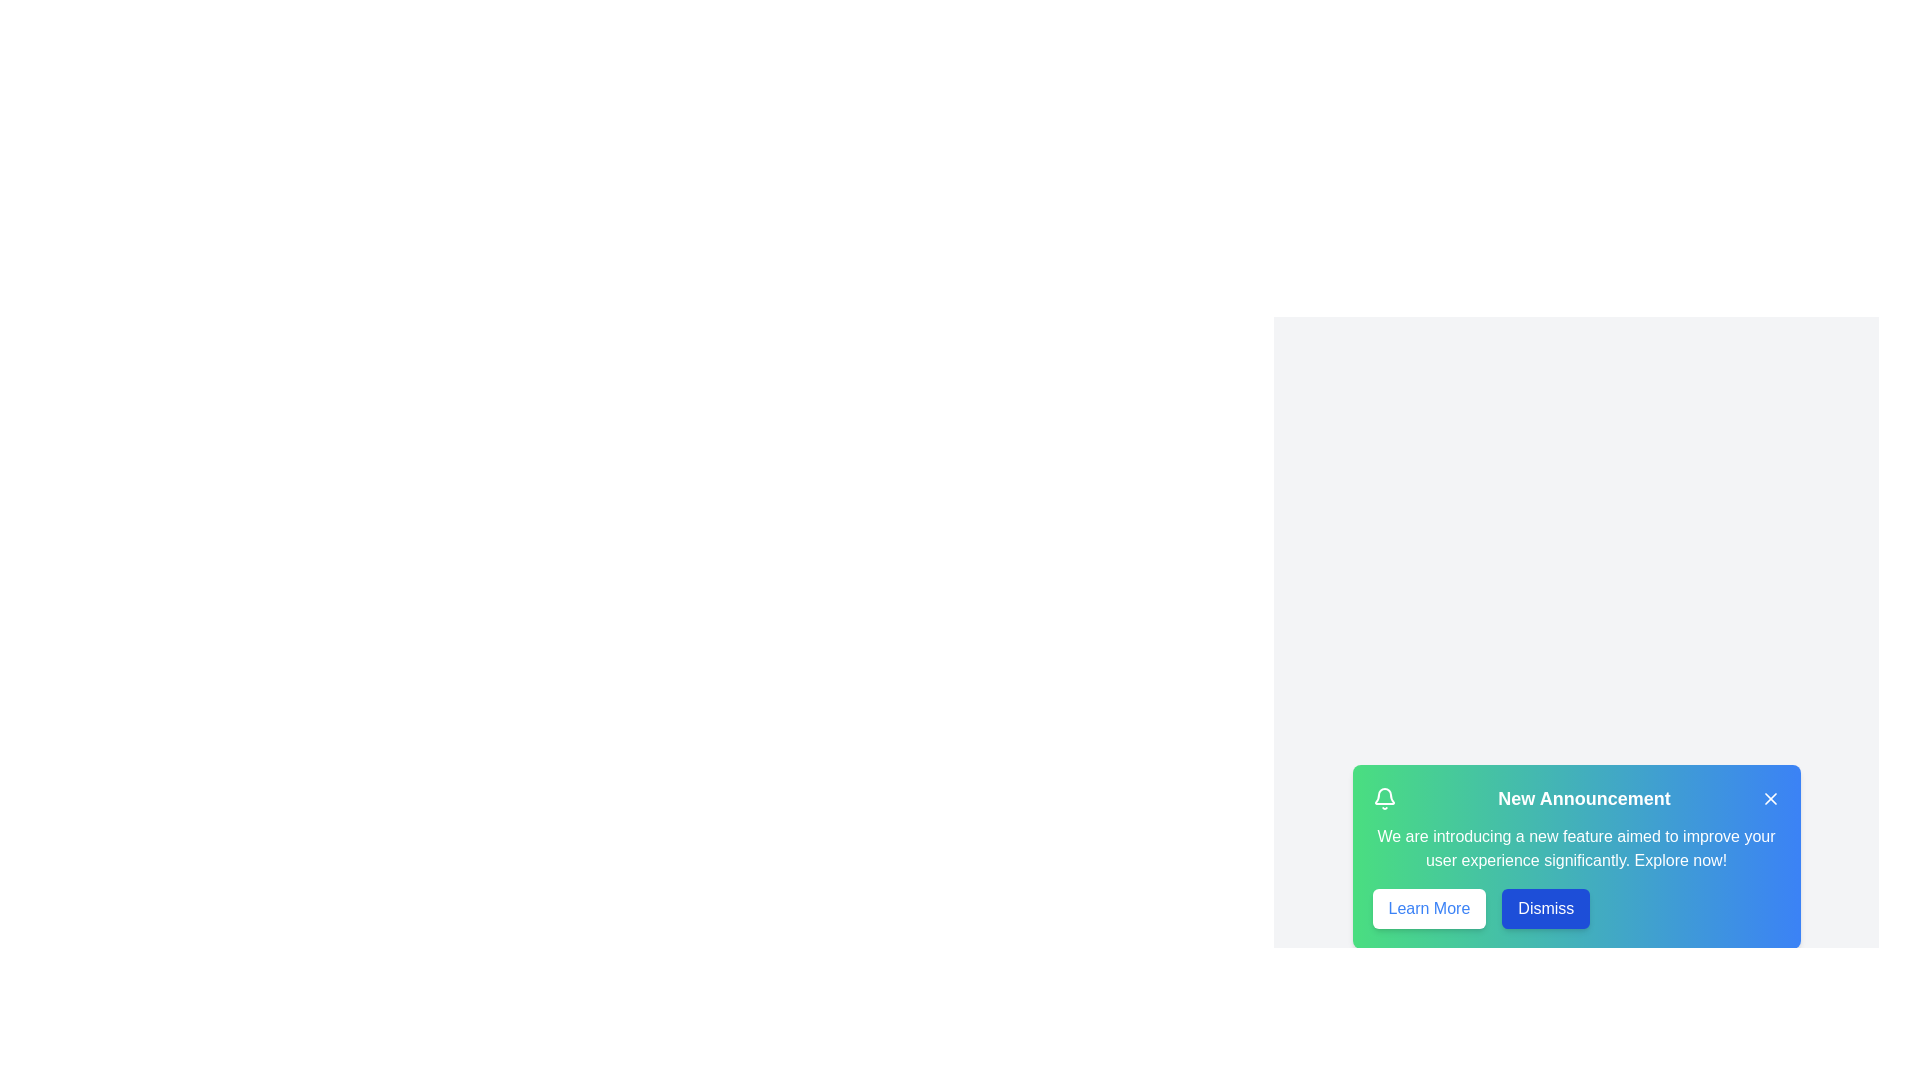 Image resolution: width=1920 pixels, height=1080 pixels. Describe the element at coordinates (1575, 848) in the screenshot. I see `text block displaying the message 'We are introducing a new feature aimed to improve your user experience significantly. Explore now!' which is styled in a white font within a rounded notification box` at that location.